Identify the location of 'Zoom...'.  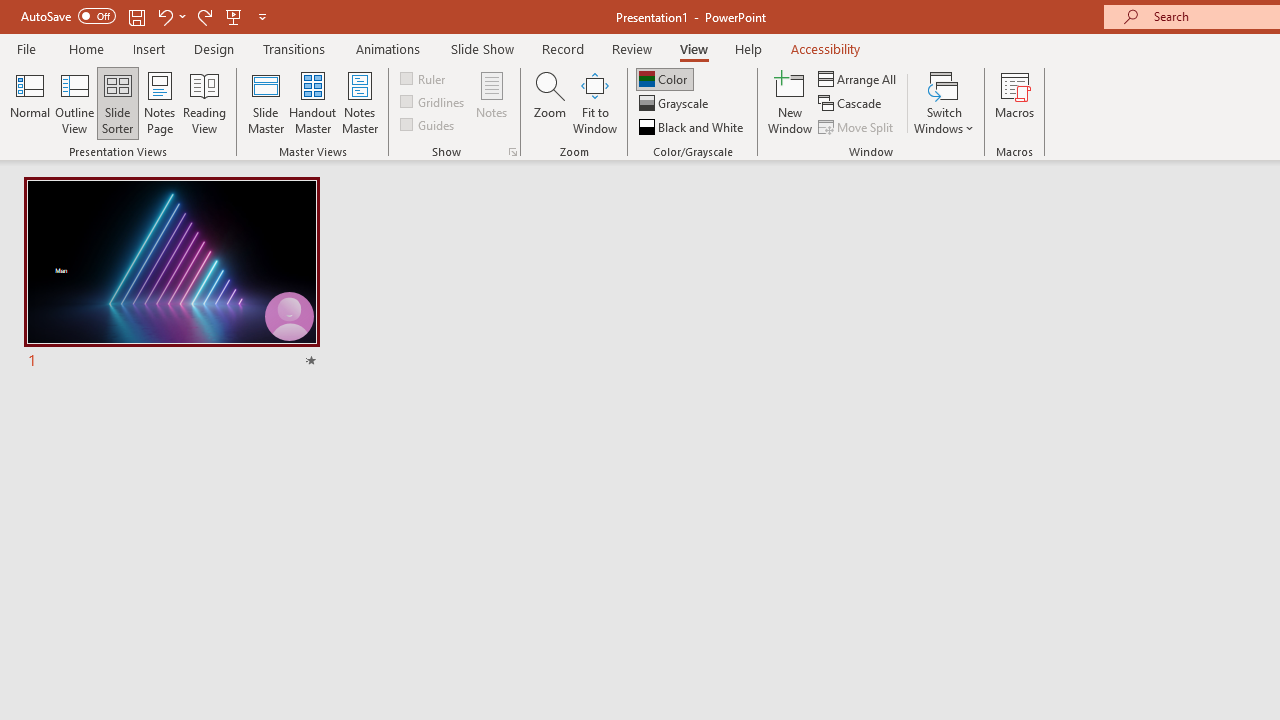
(549, 103).